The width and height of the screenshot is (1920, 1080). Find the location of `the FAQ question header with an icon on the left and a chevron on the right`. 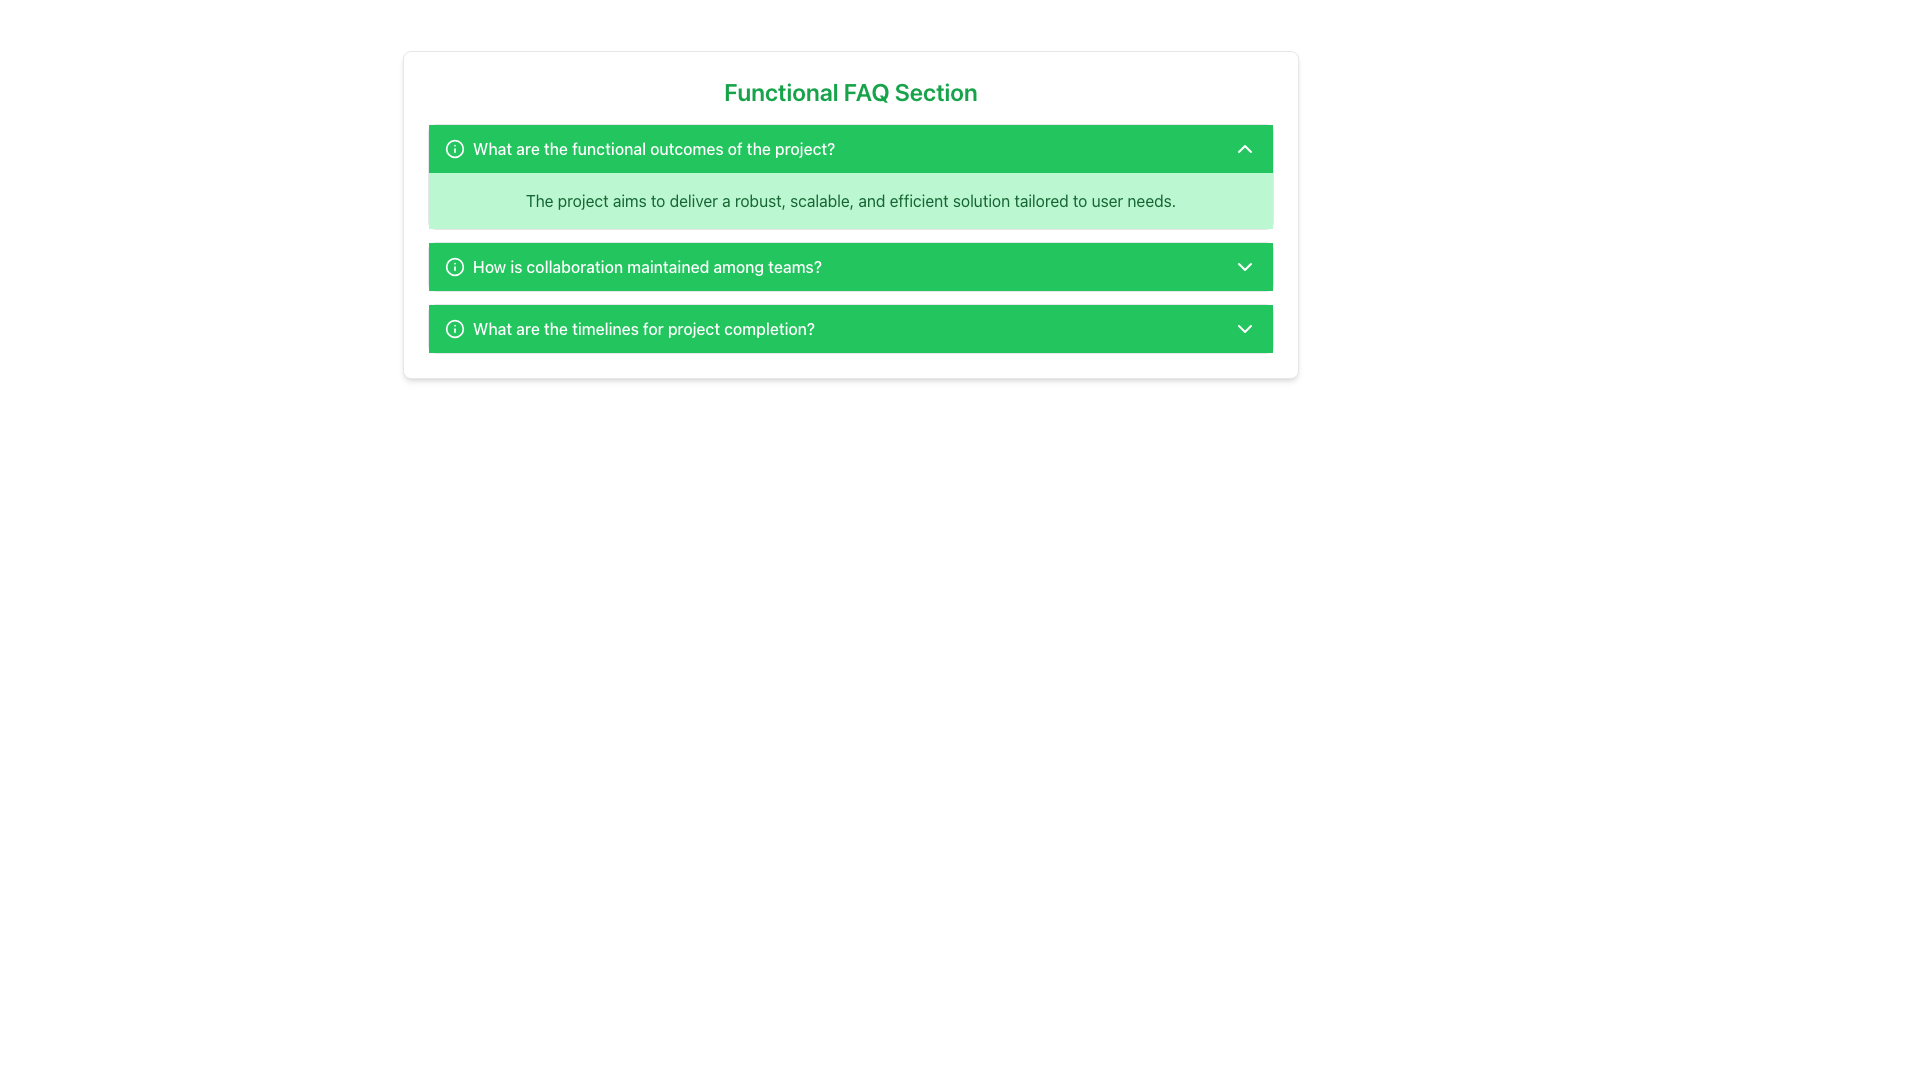

the FAQ question header with an icon on the left and a chevron on the right is located at coordinates (640, 148).